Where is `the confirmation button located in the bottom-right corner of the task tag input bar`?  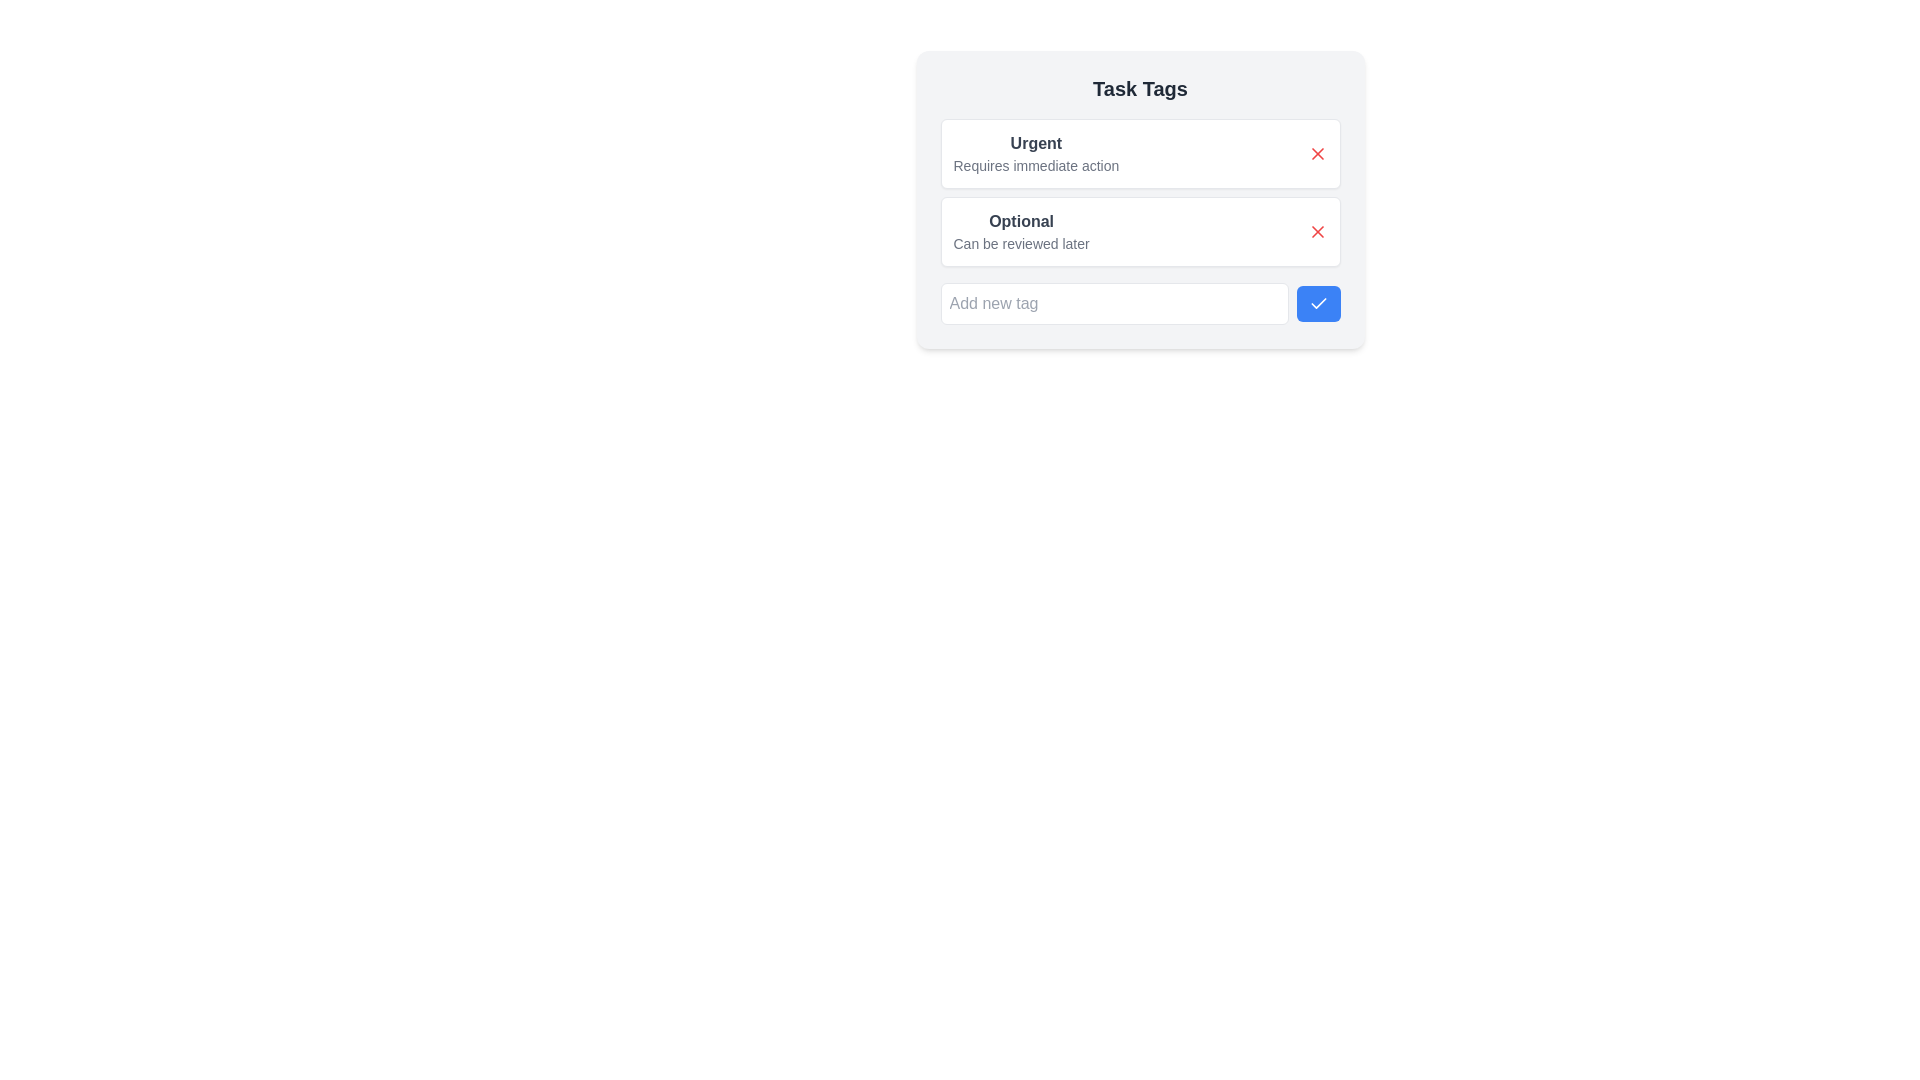 the confirmation button located in the bottom-right corner of the task tag input bar is located at coordinates (1318, 304).